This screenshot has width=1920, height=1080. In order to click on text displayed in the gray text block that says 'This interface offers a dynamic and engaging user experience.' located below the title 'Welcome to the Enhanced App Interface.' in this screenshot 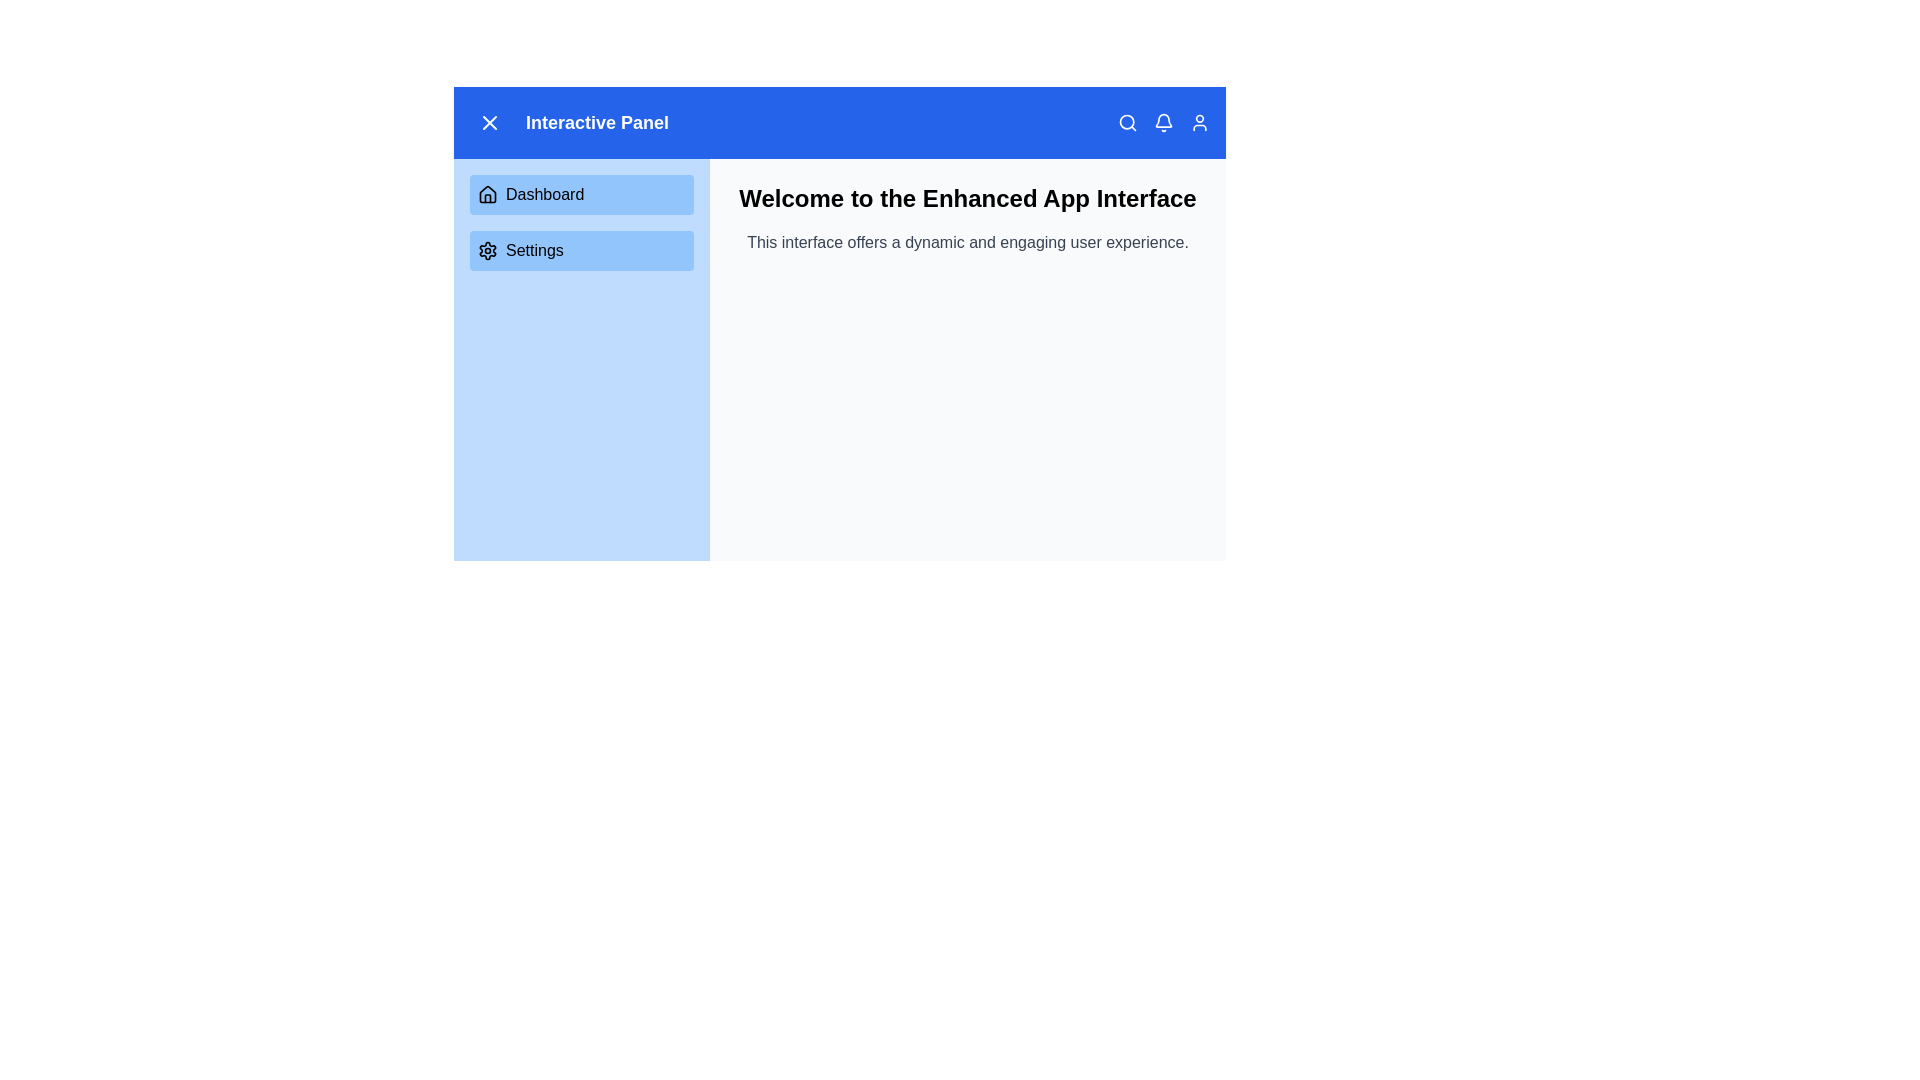, I will do `click(968, 242)`.